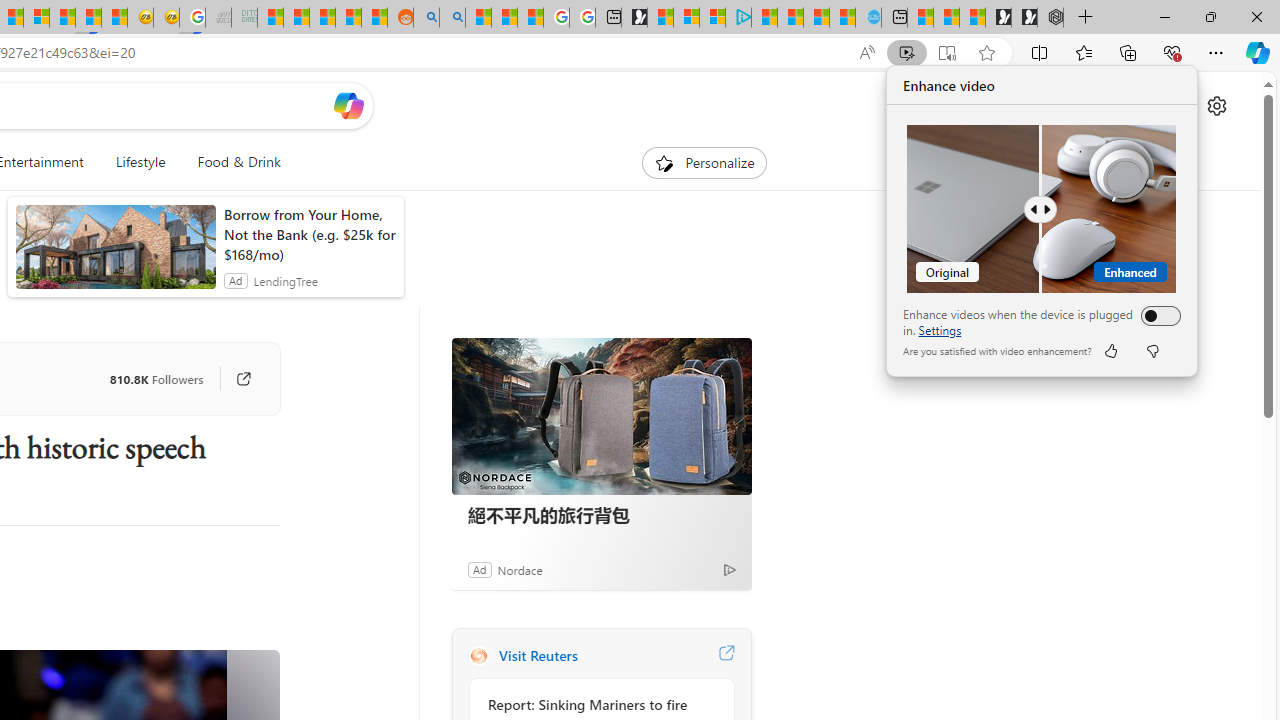  I want to click on 'anim-content', so click(114, 254).